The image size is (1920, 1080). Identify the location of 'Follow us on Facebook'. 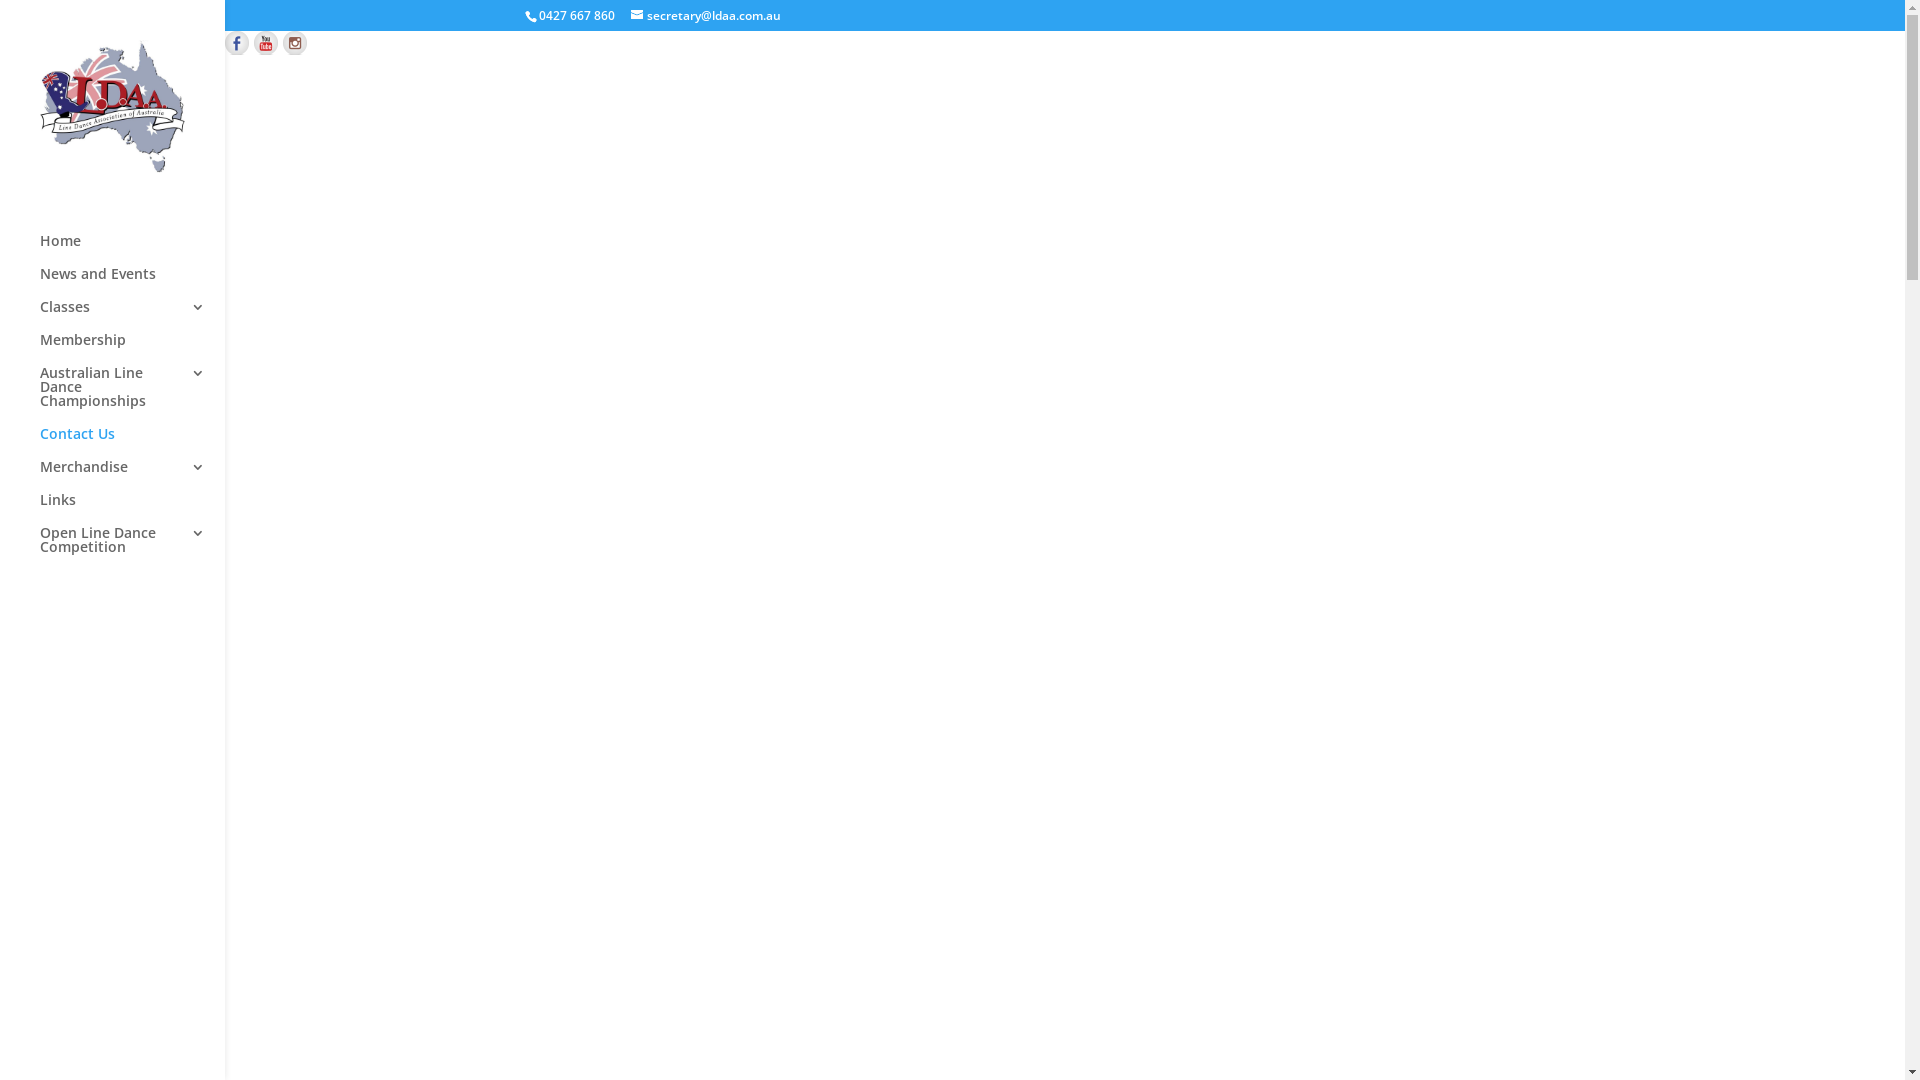
(236, 42).